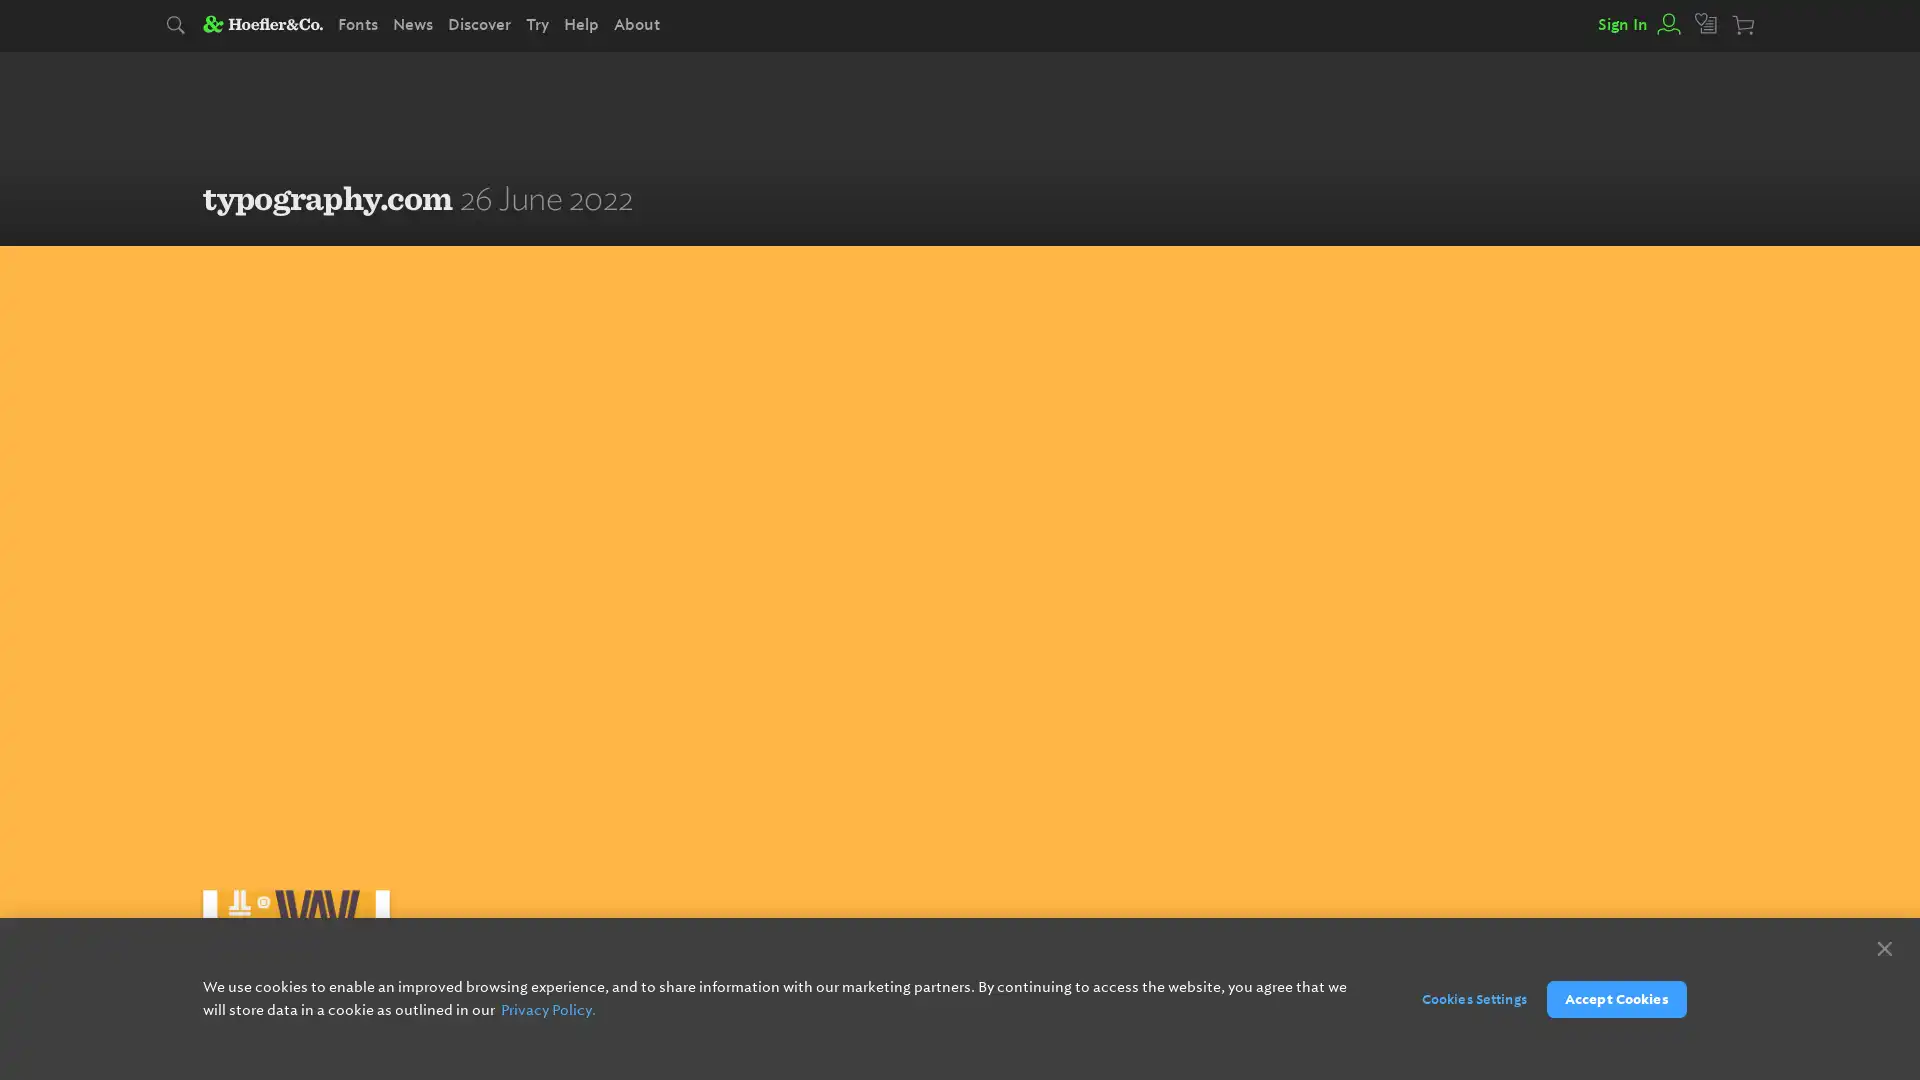 The image size is (1920, 1080). What do you see at coordinates (1463, 998) in the screenshot?
I see `Cookies Settings` at bounding box center [1463, 998].